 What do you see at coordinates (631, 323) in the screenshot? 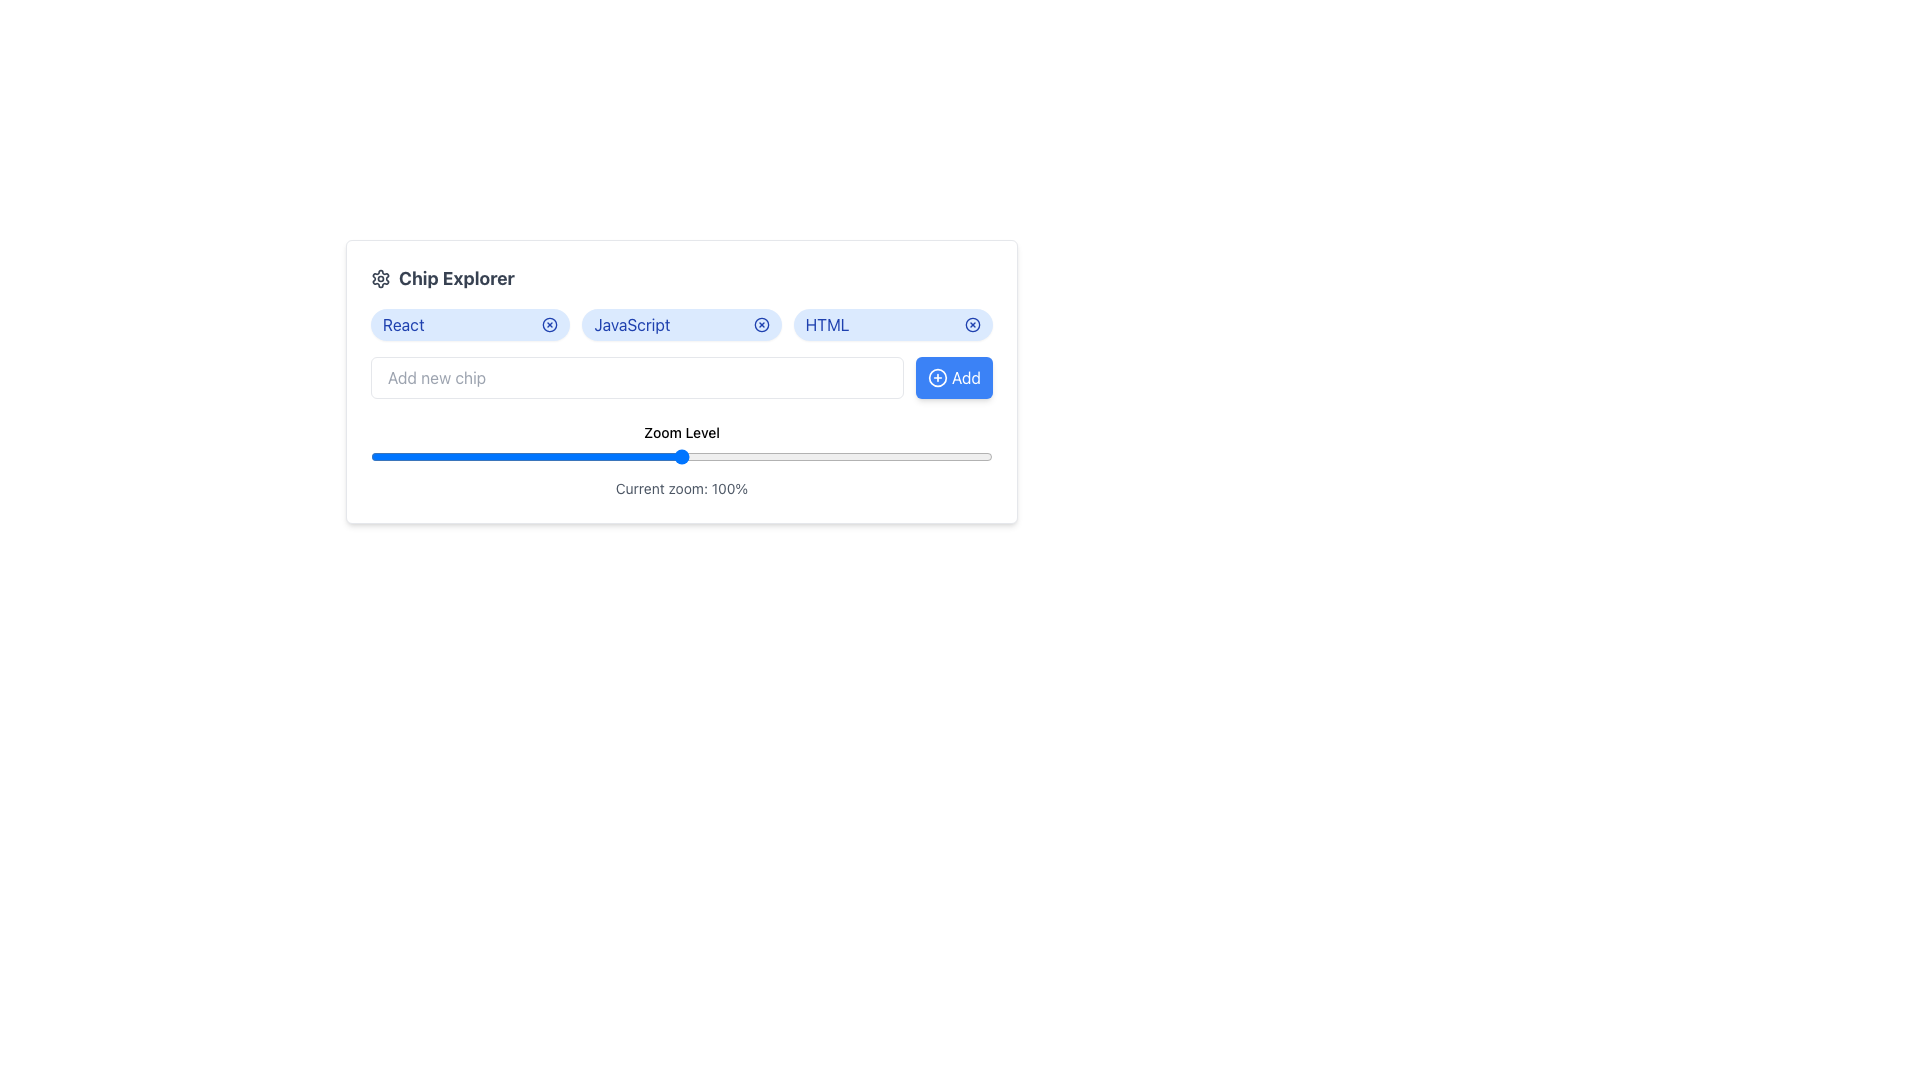
I see `the 'JavaScript' chip element, which is styled in blue on a light blue rounded background, positioned between the 'React' and 'HTML' chips in a horizontal list` at bounding box center [631, 323].